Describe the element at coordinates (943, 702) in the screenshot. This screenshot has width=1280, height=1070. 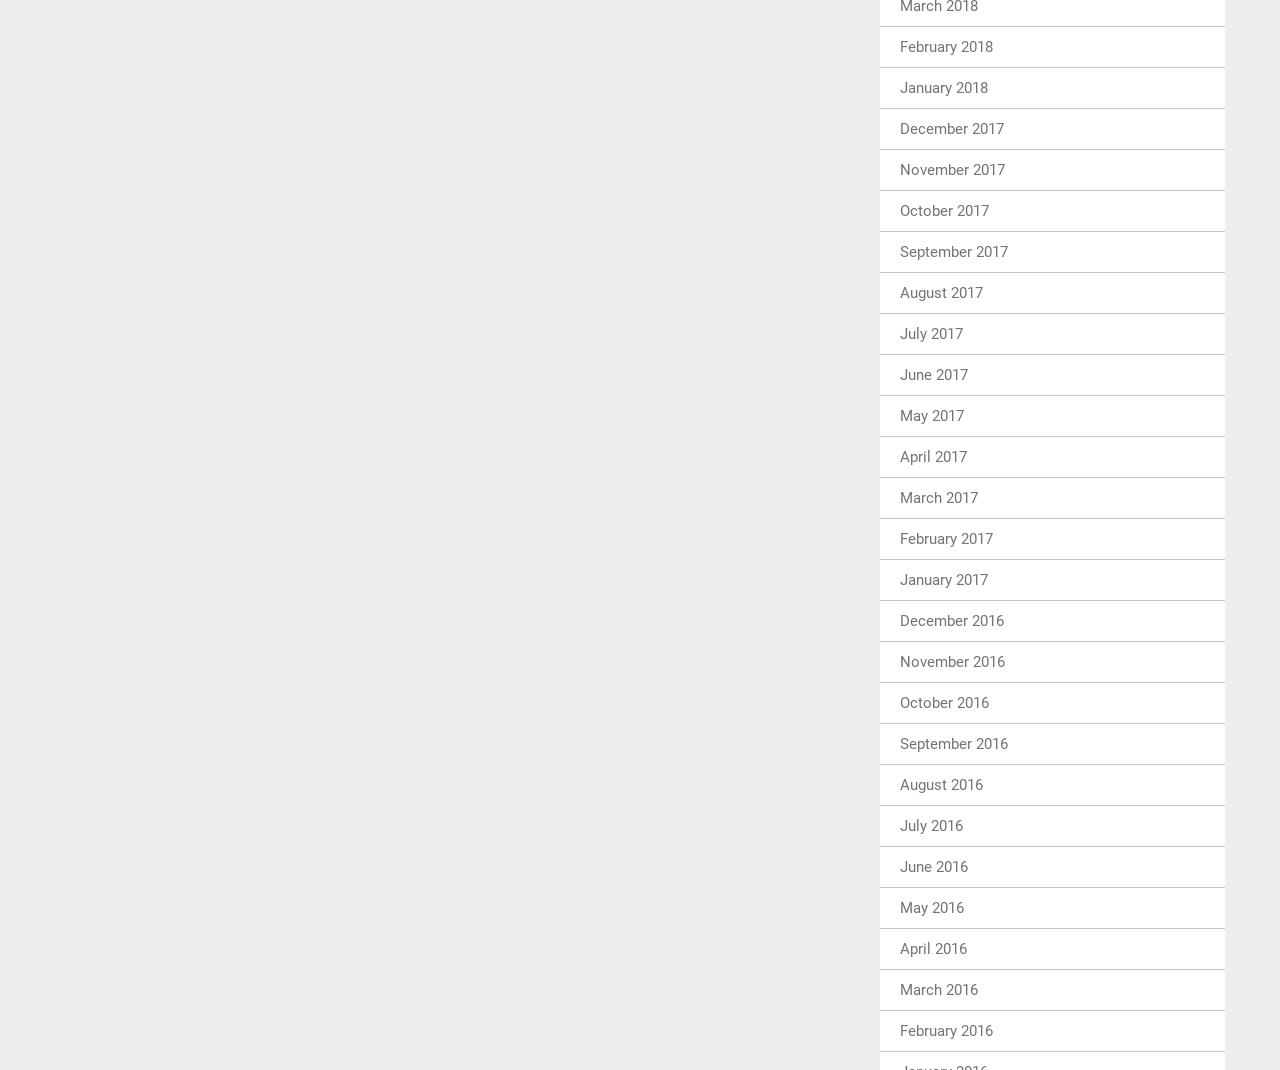
I see `'October 2016'` at that location.